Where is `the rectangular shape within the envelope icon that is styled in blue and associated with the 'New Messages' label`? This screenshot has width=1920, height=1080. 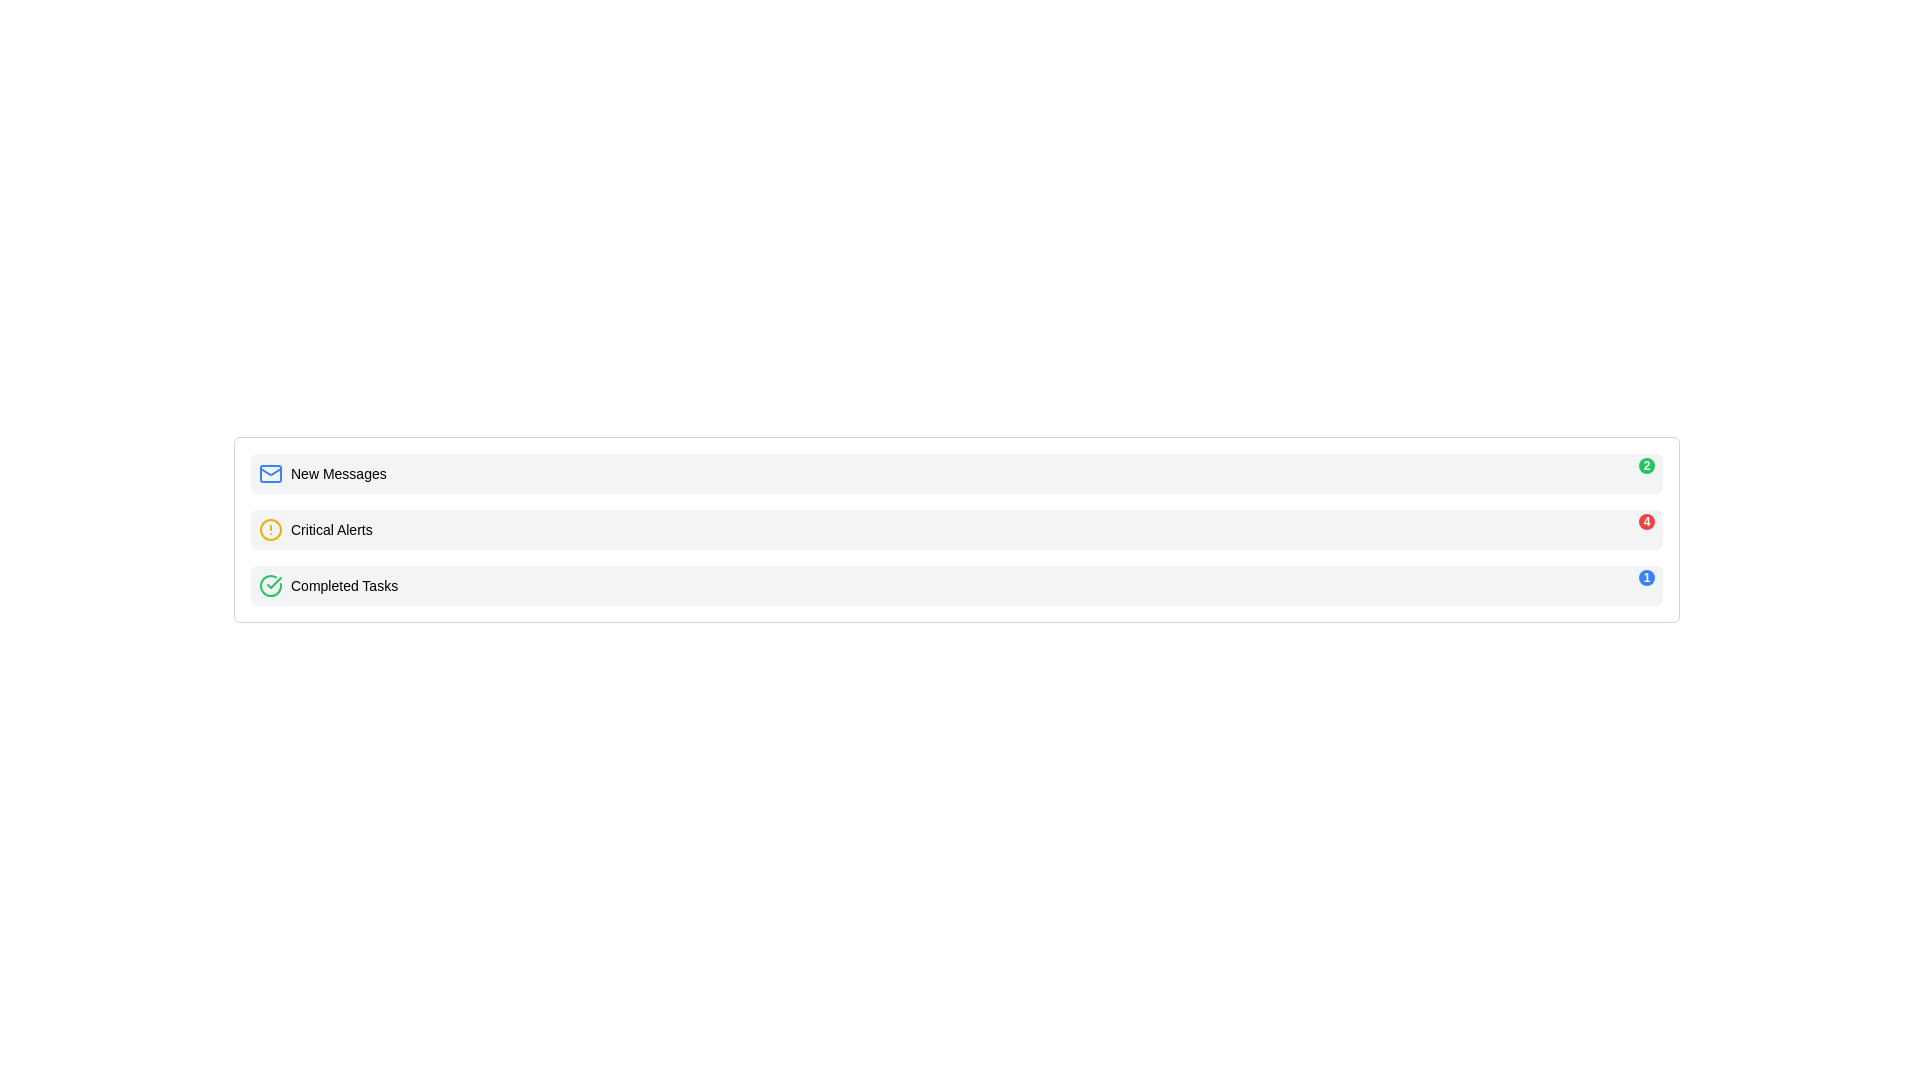 the rectangular shape within the envelope icon that is styled in blue and associated with the 'New Messages' label is located at coordinates (269, 474).